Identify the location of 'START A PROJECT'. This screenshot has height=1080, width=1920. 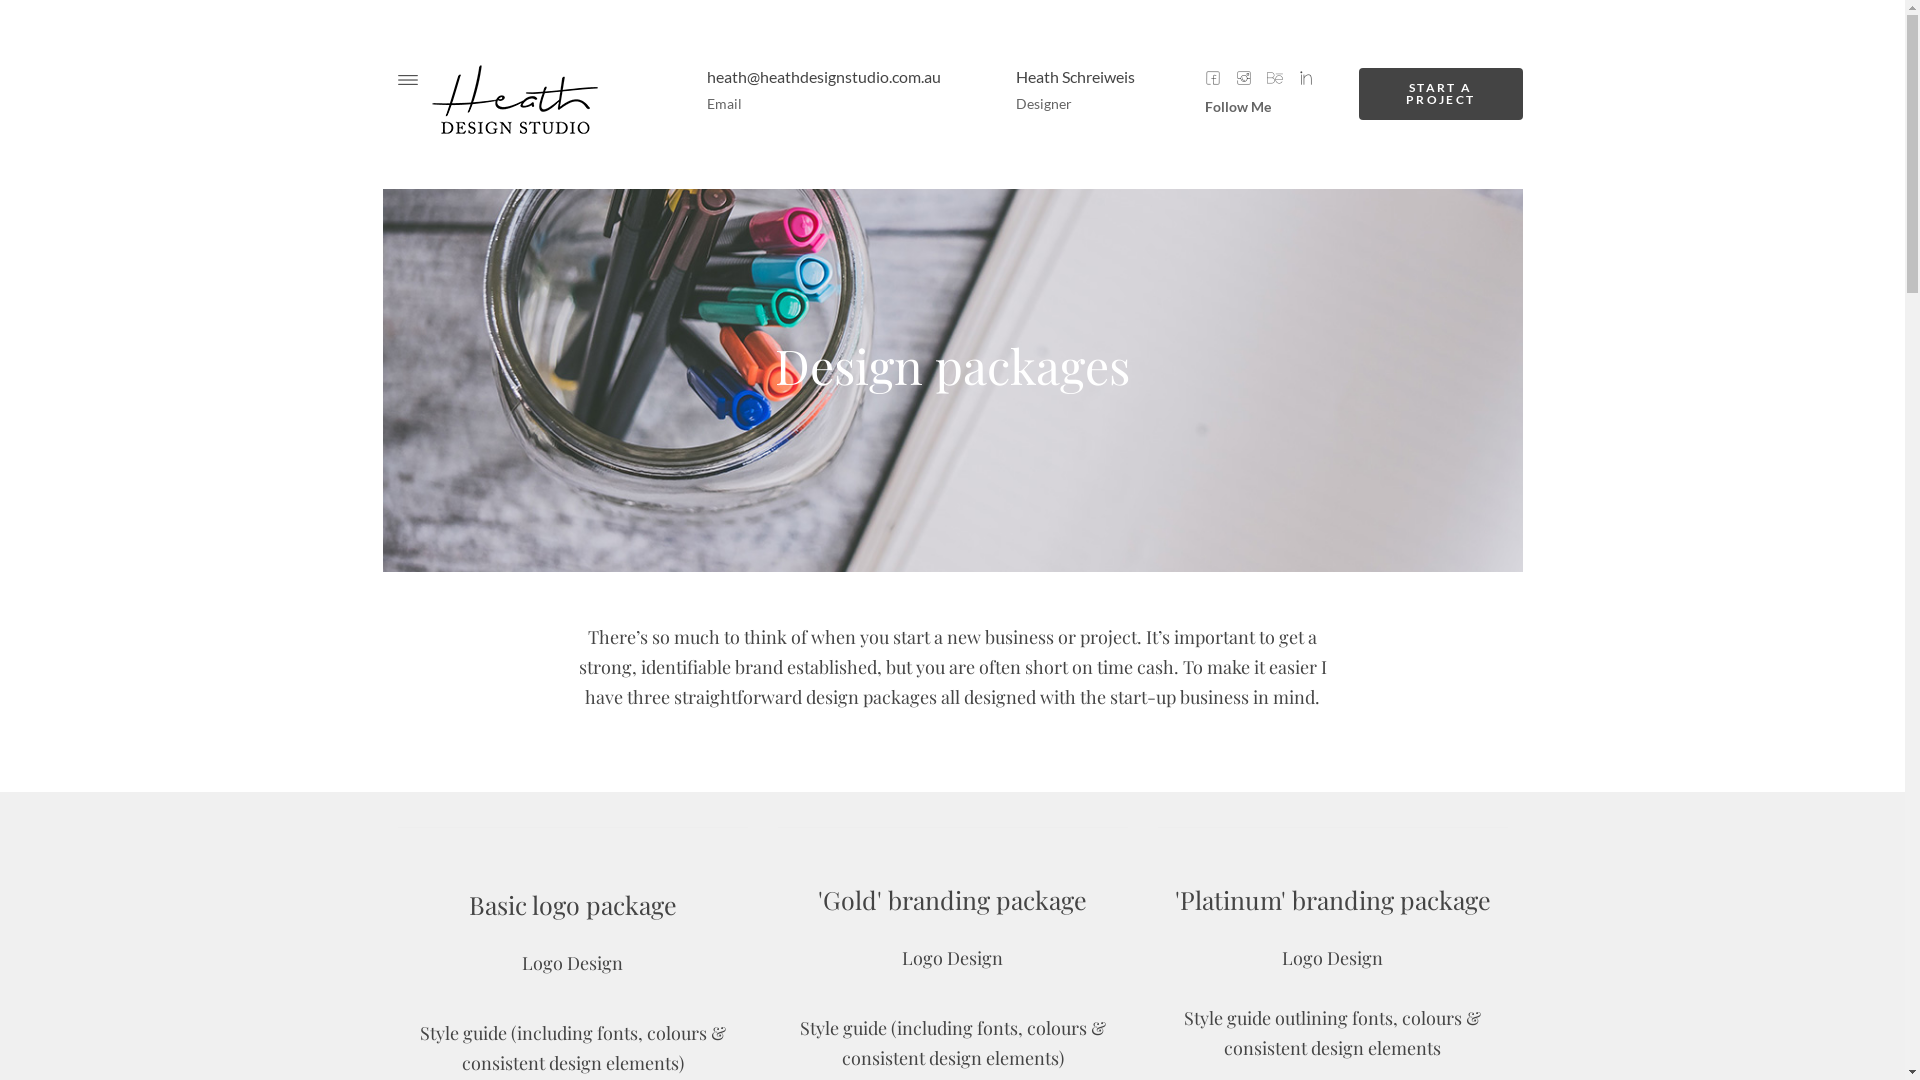
(1440, 93).